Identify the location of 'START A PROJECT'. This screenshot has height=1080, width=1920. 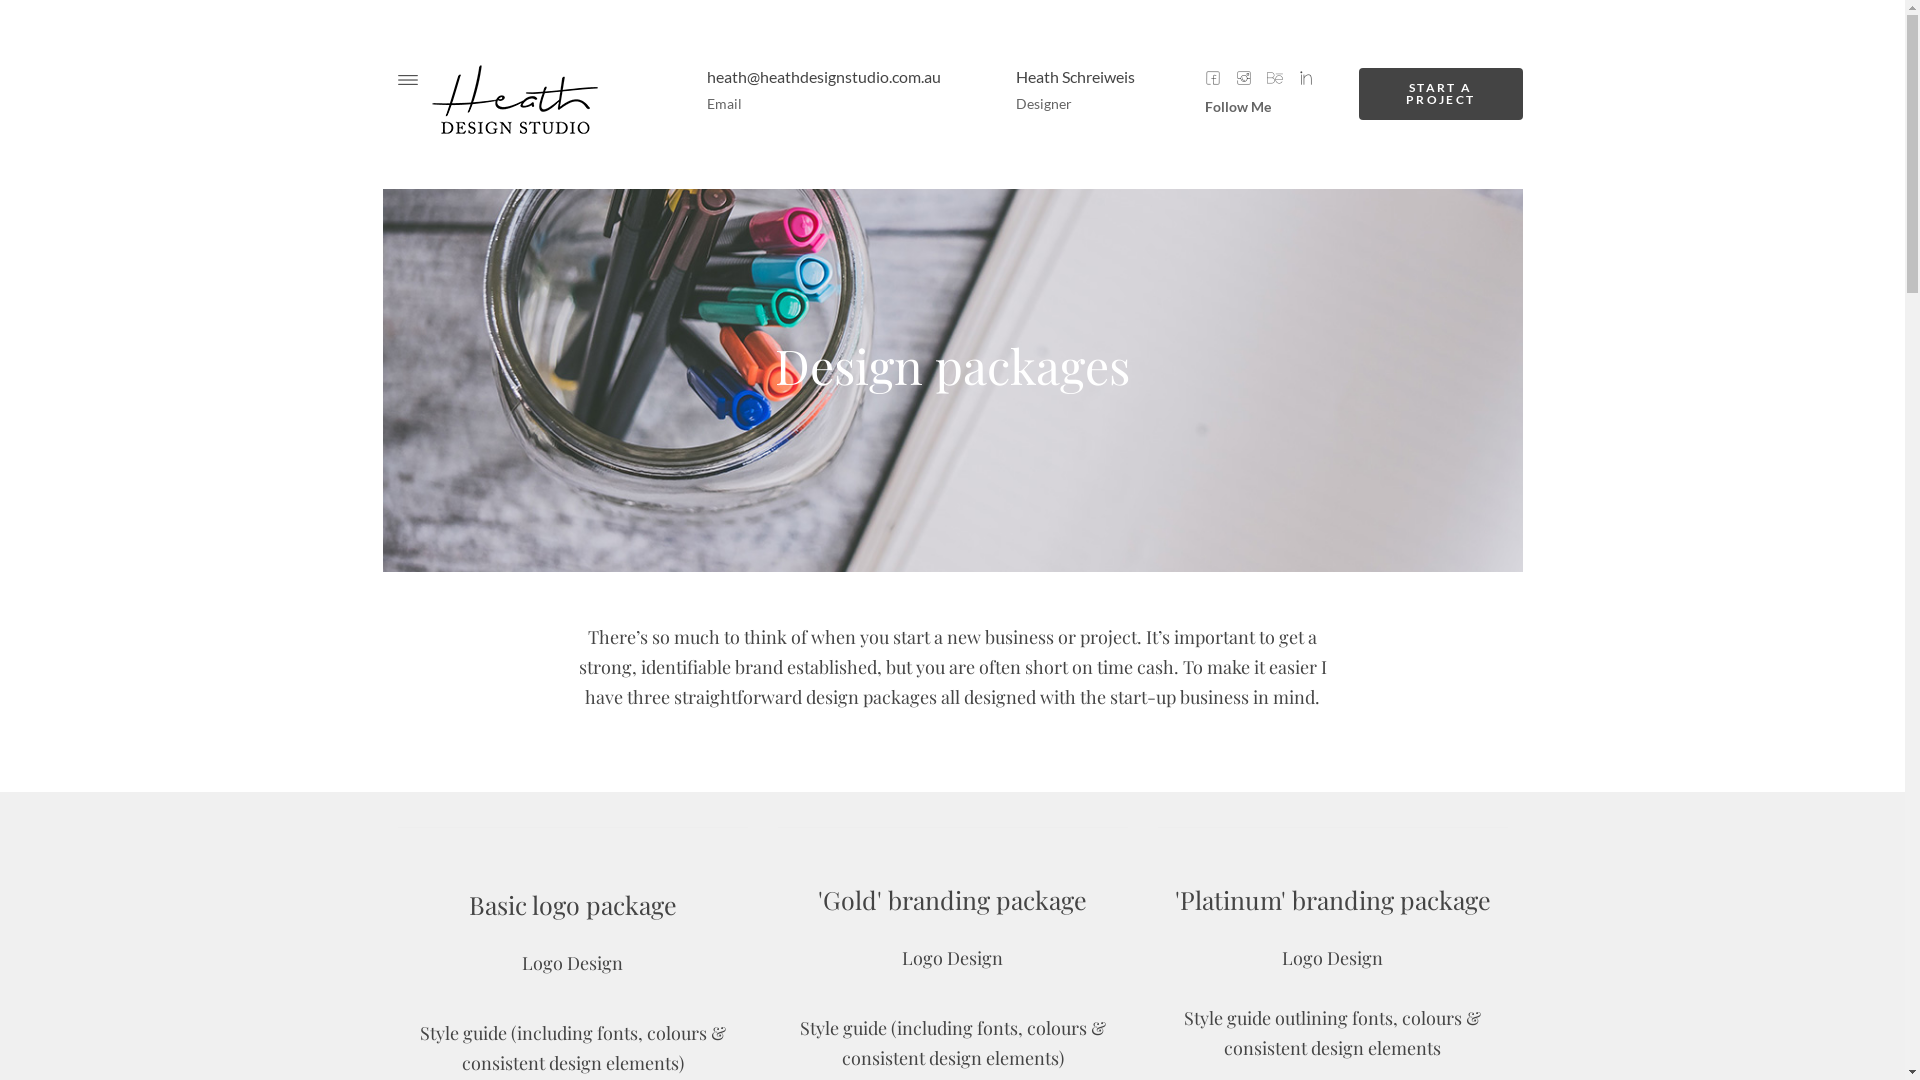
(1440, 93).